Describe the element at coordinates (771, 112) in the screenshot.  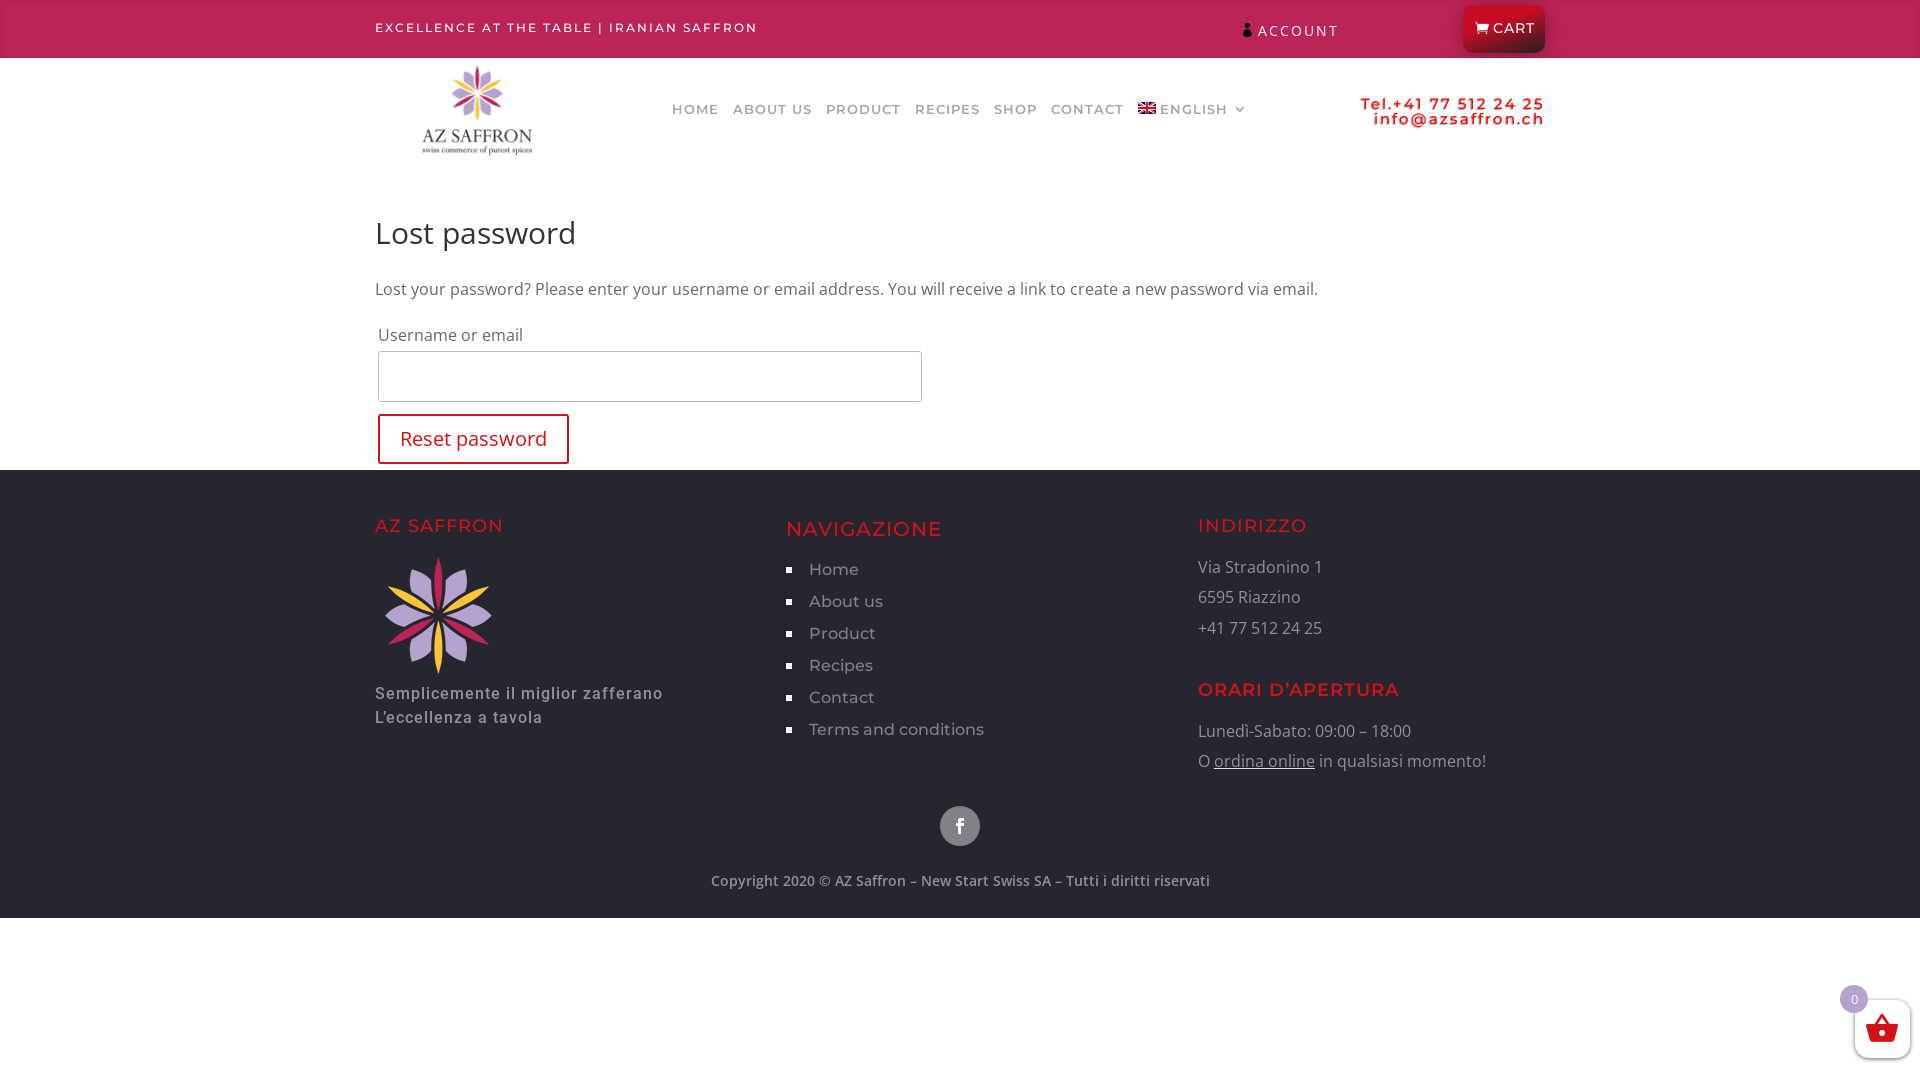
I see `'ABOUT US'` at that location.